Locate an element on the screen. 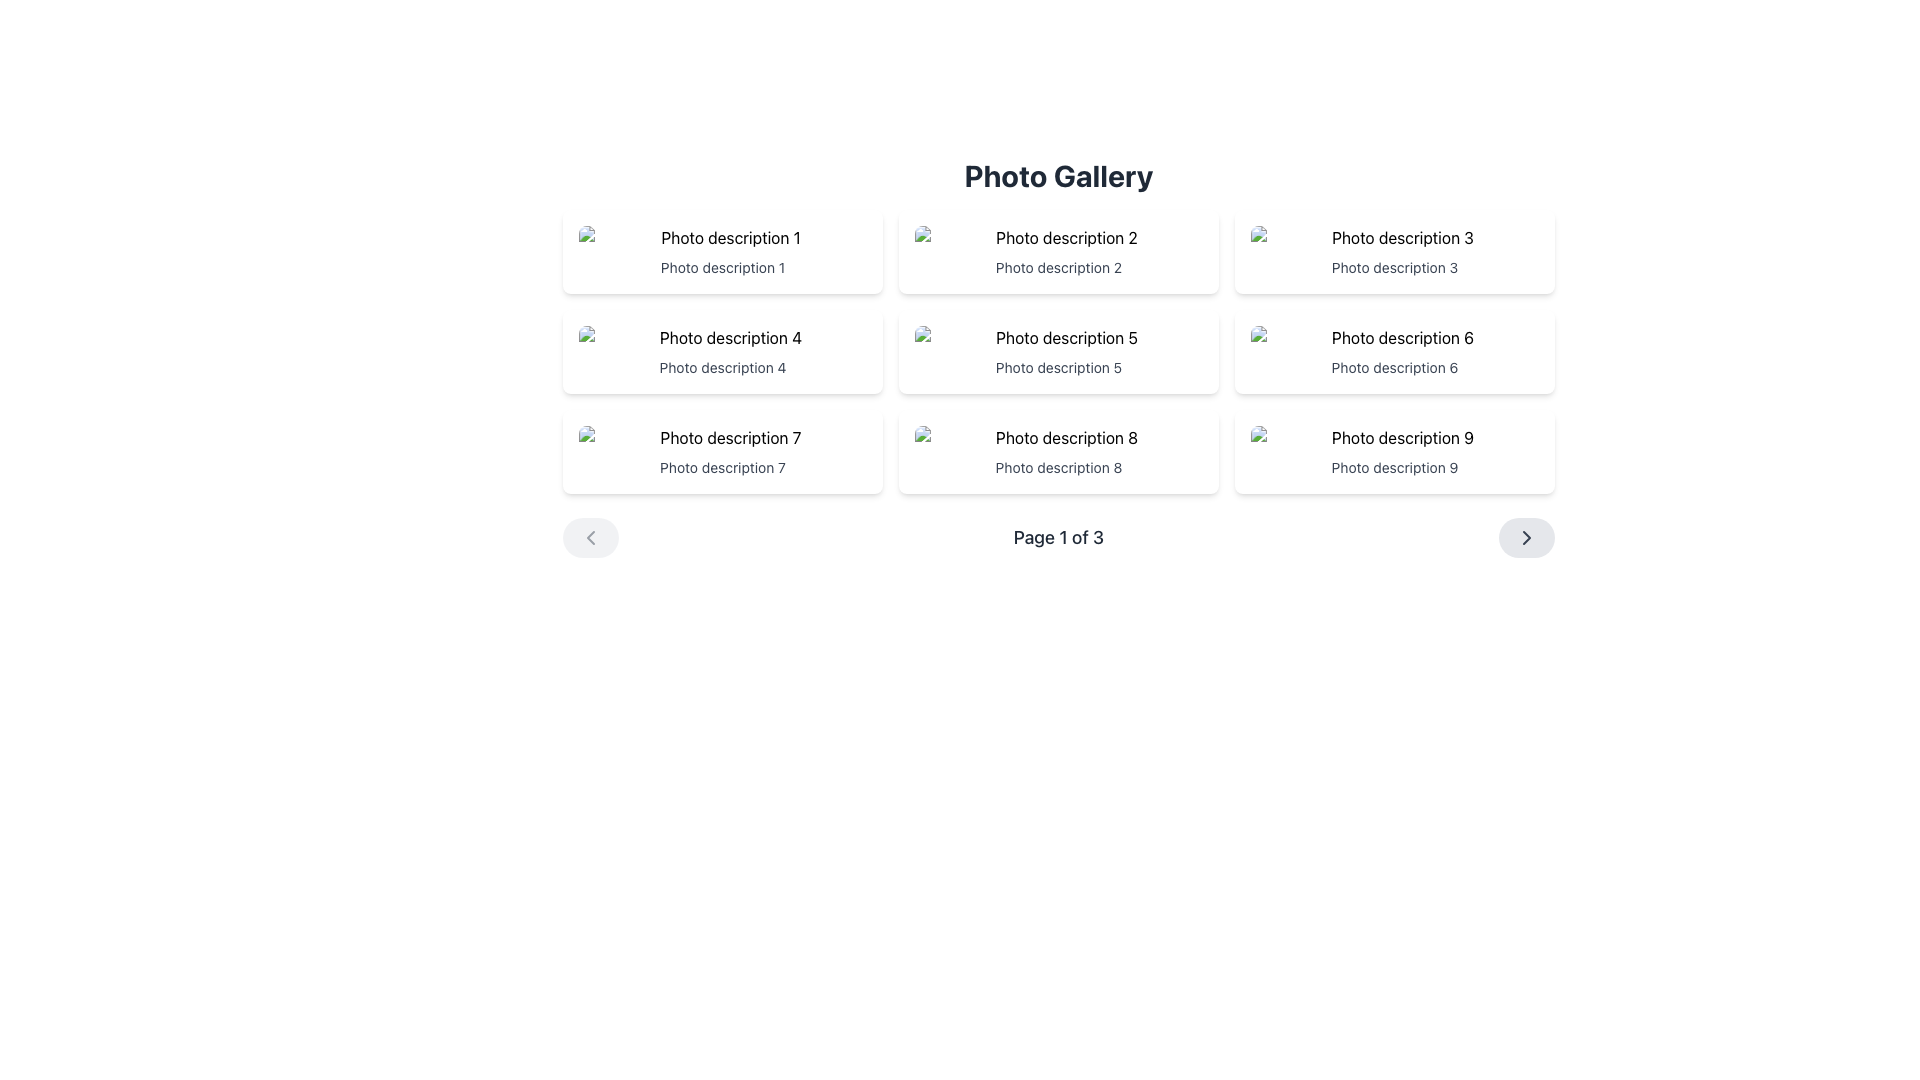 The image size is (1920, 1080). the Card element located in the first row and third column of the grid layout, which displays an image and a description text is located at coordinates (1394, 250).